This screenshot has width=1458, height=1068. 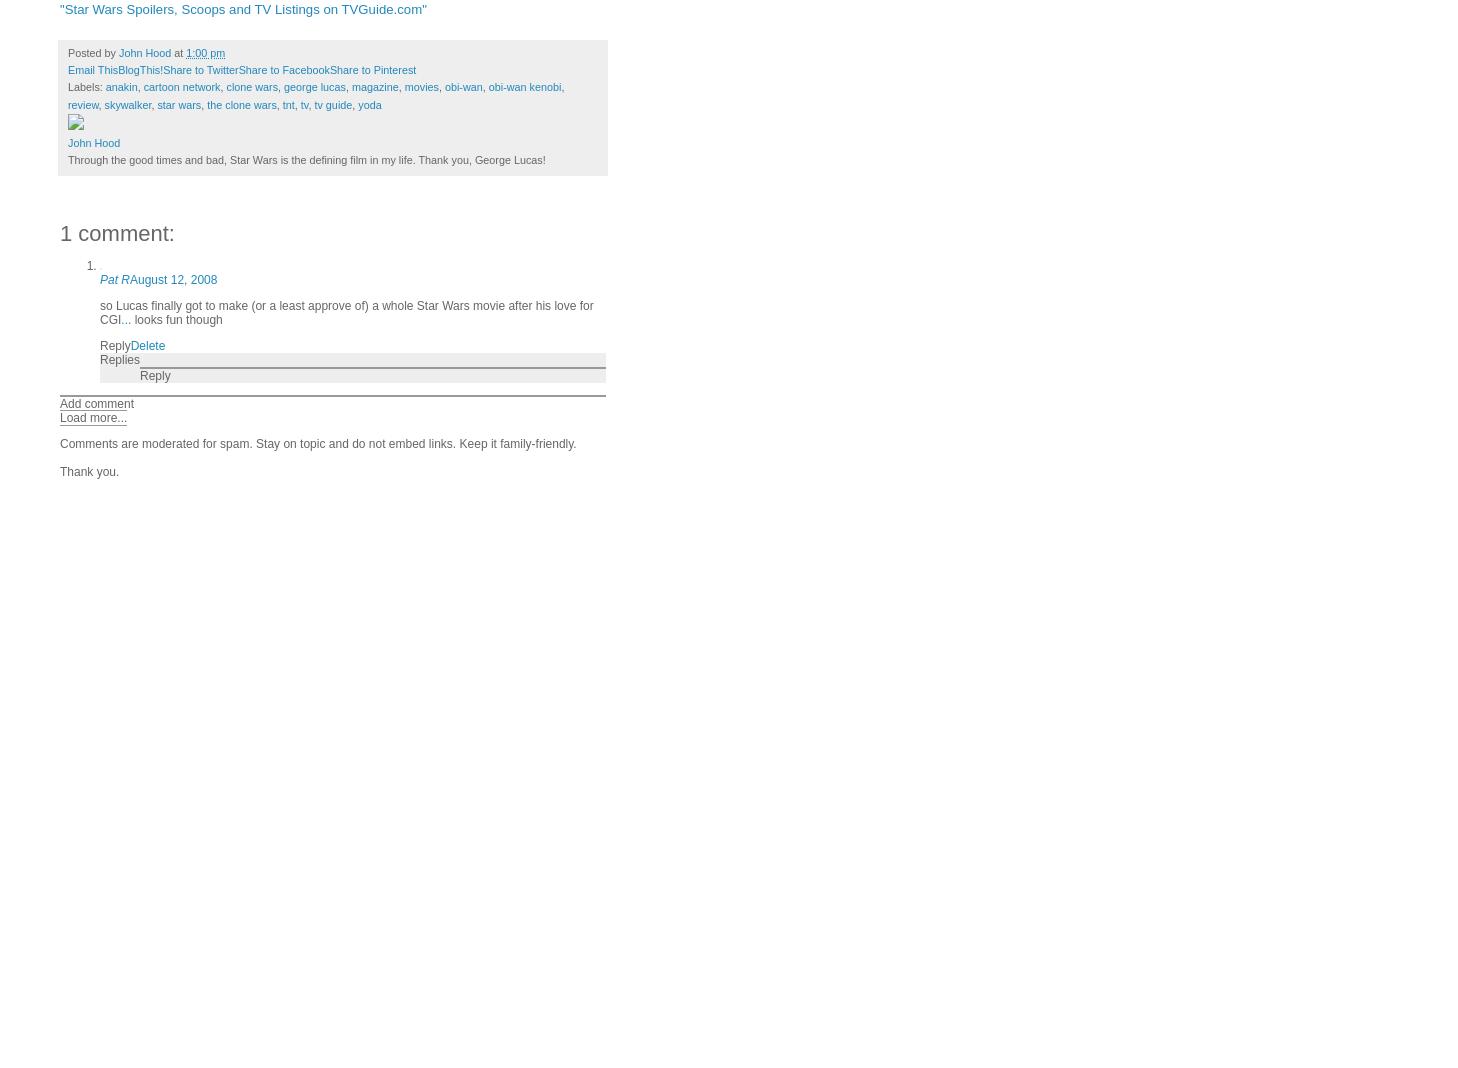 I want to click on 'tv', so click(x=302, y=103).